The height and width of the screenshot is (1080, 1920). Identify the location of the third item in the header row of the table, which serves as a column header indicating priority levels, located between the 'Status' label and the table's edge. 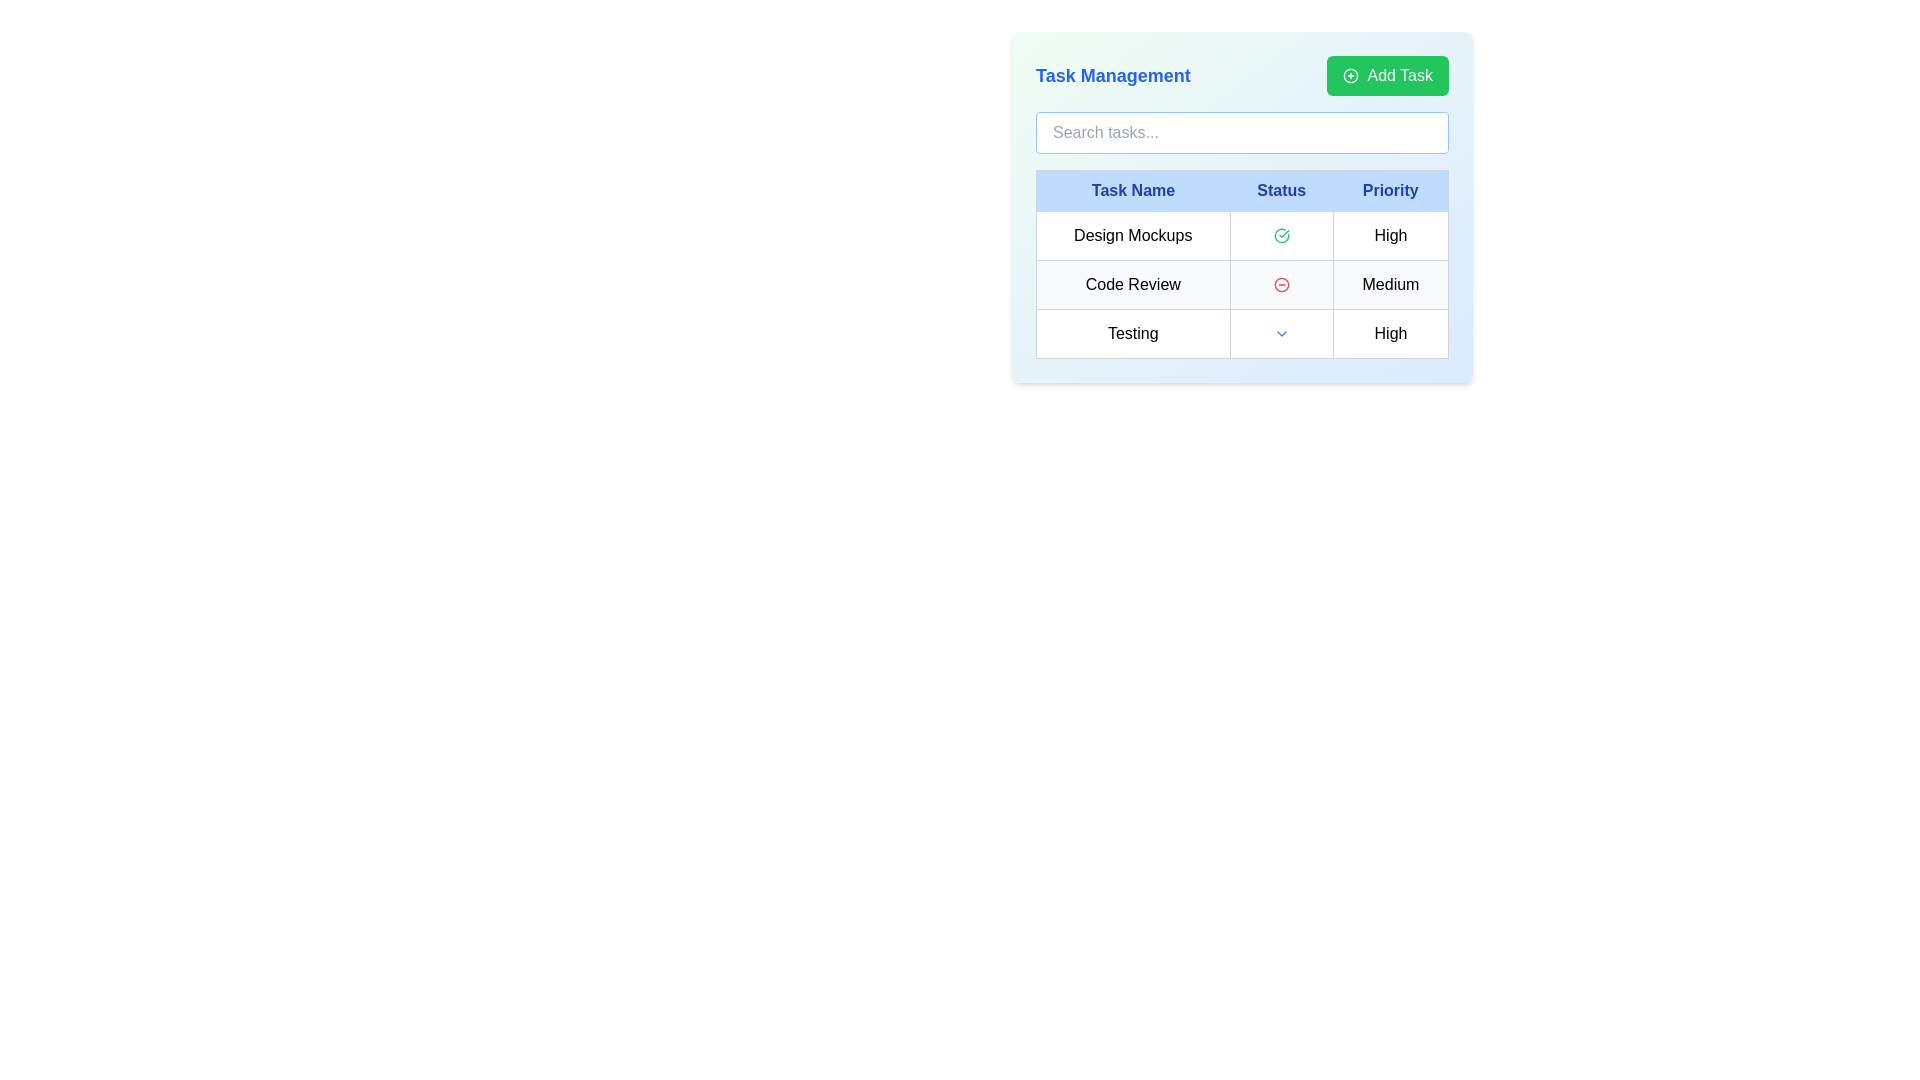
(1390, 191).